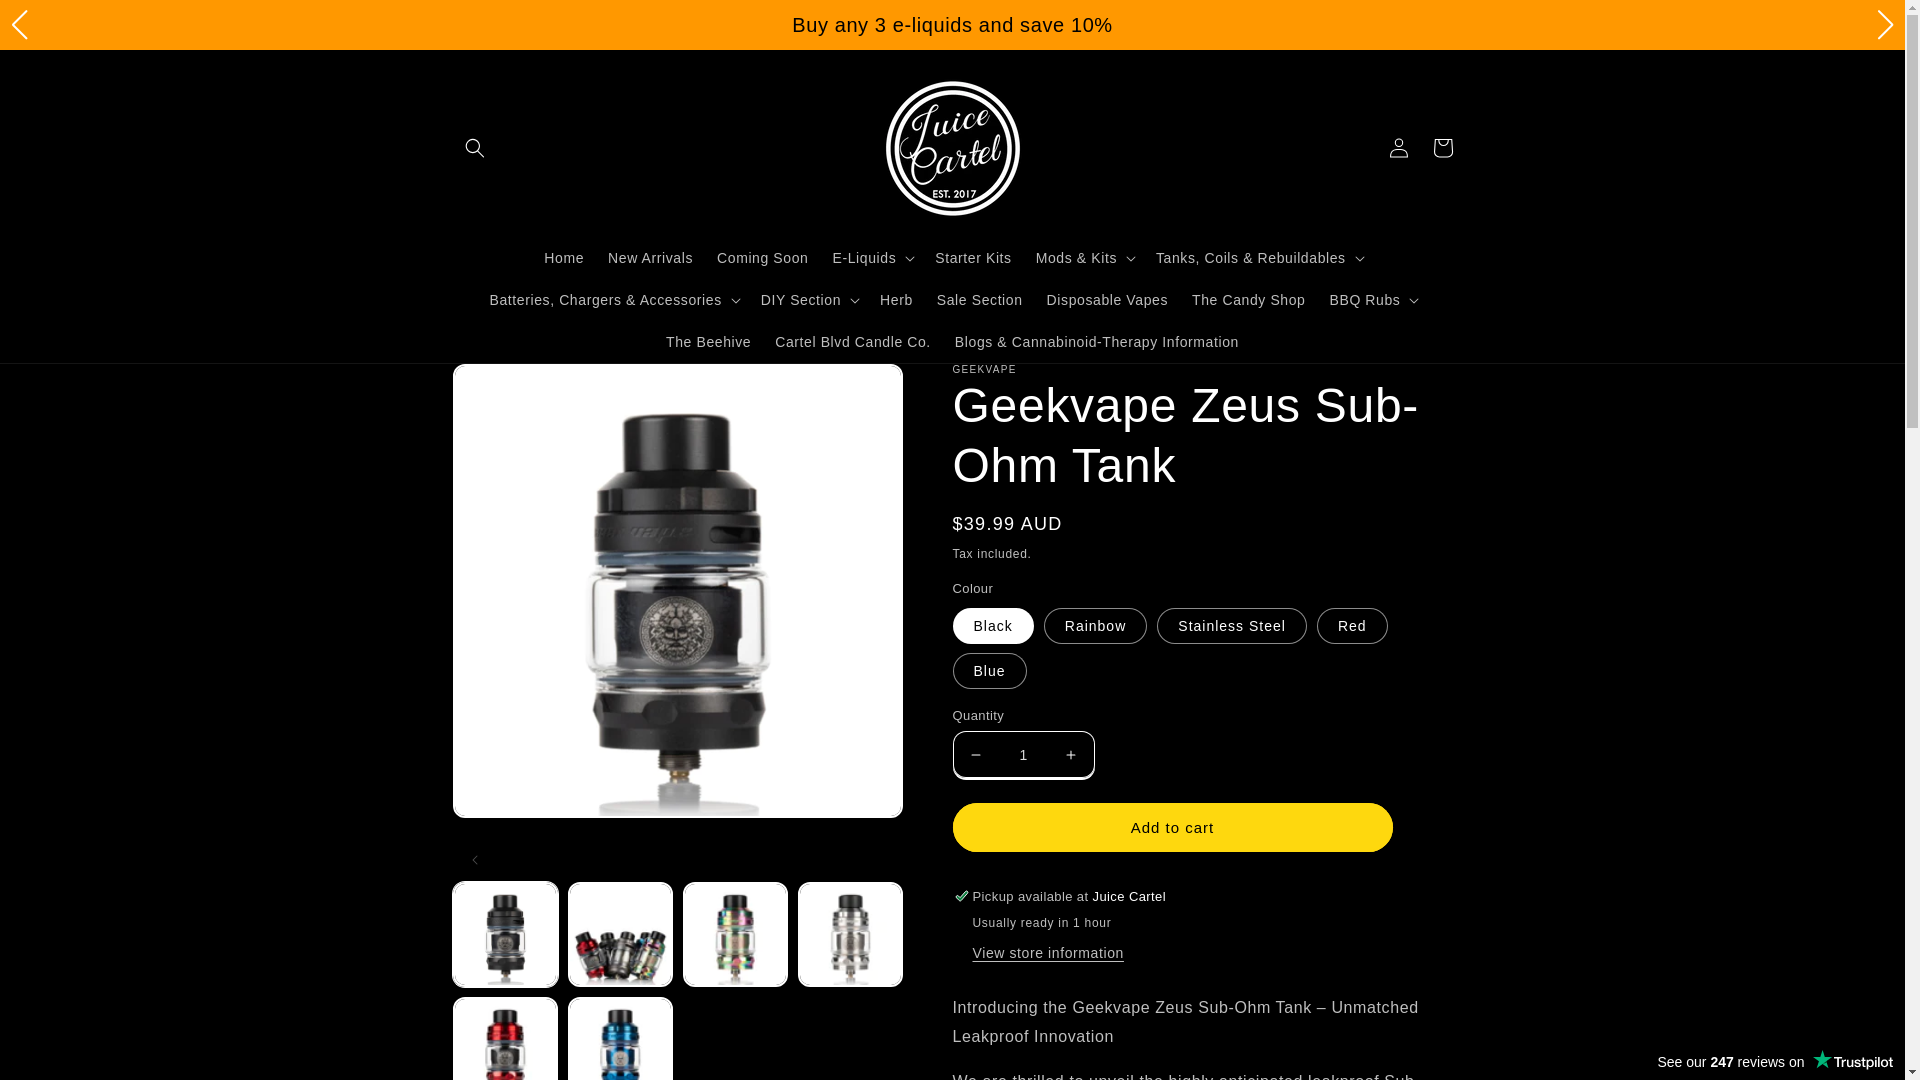 The height and width of the screenshot is (1080, 1920). What do you see at coordinates (973, 256) in the screenshot?
I see `'Starter Kits'` at bounding box center [973, 256].